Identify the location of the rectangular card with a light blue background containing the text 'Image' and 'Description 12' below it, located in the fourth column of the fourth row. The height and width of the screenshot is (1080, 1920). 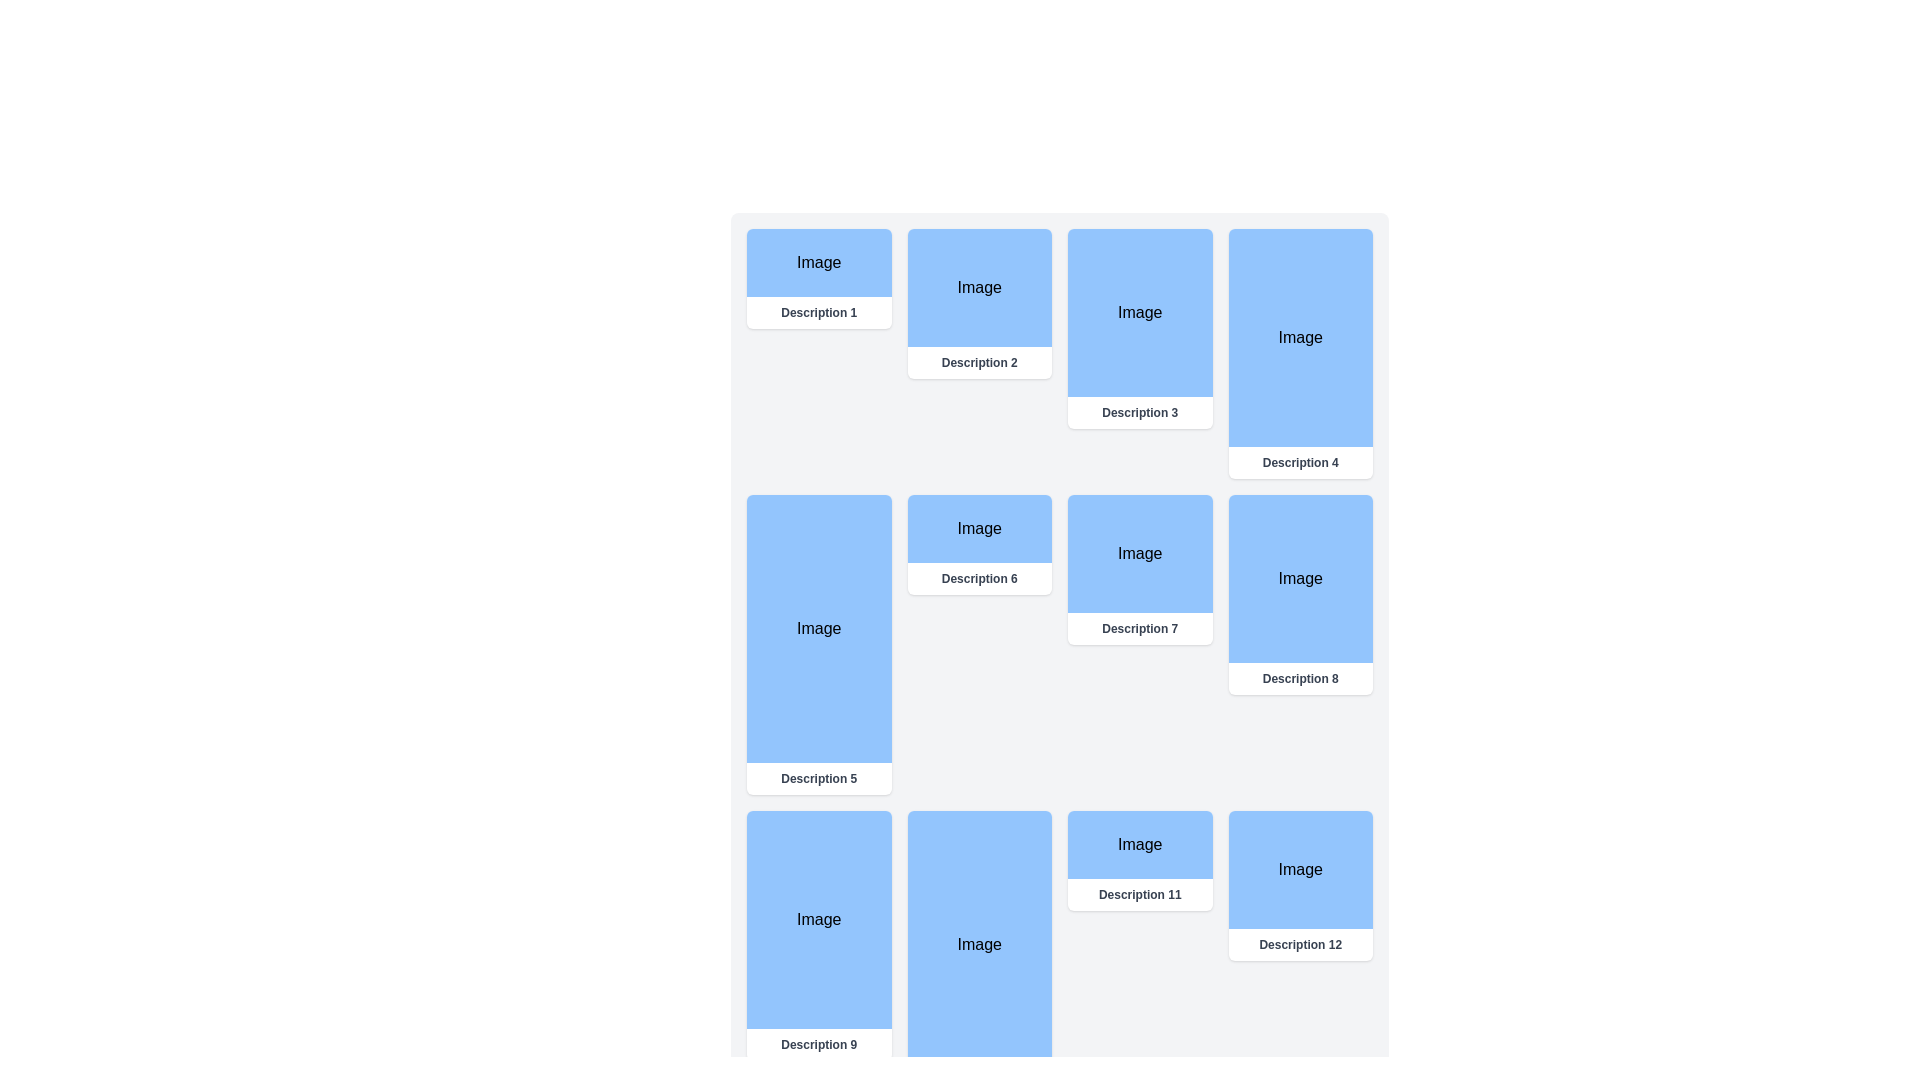
(1300, 885).